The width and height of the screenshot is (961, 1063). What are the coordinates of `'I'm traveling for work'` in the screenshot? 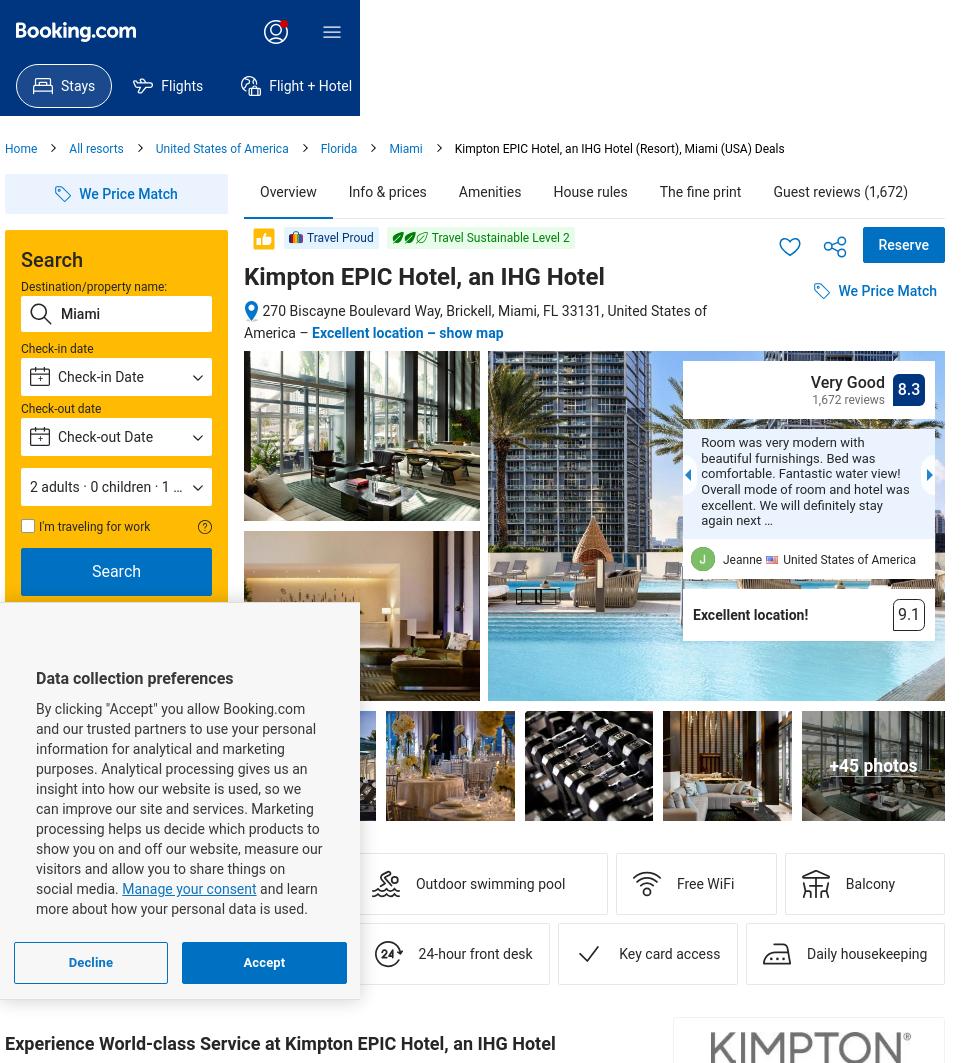 It's located at (94, 527).